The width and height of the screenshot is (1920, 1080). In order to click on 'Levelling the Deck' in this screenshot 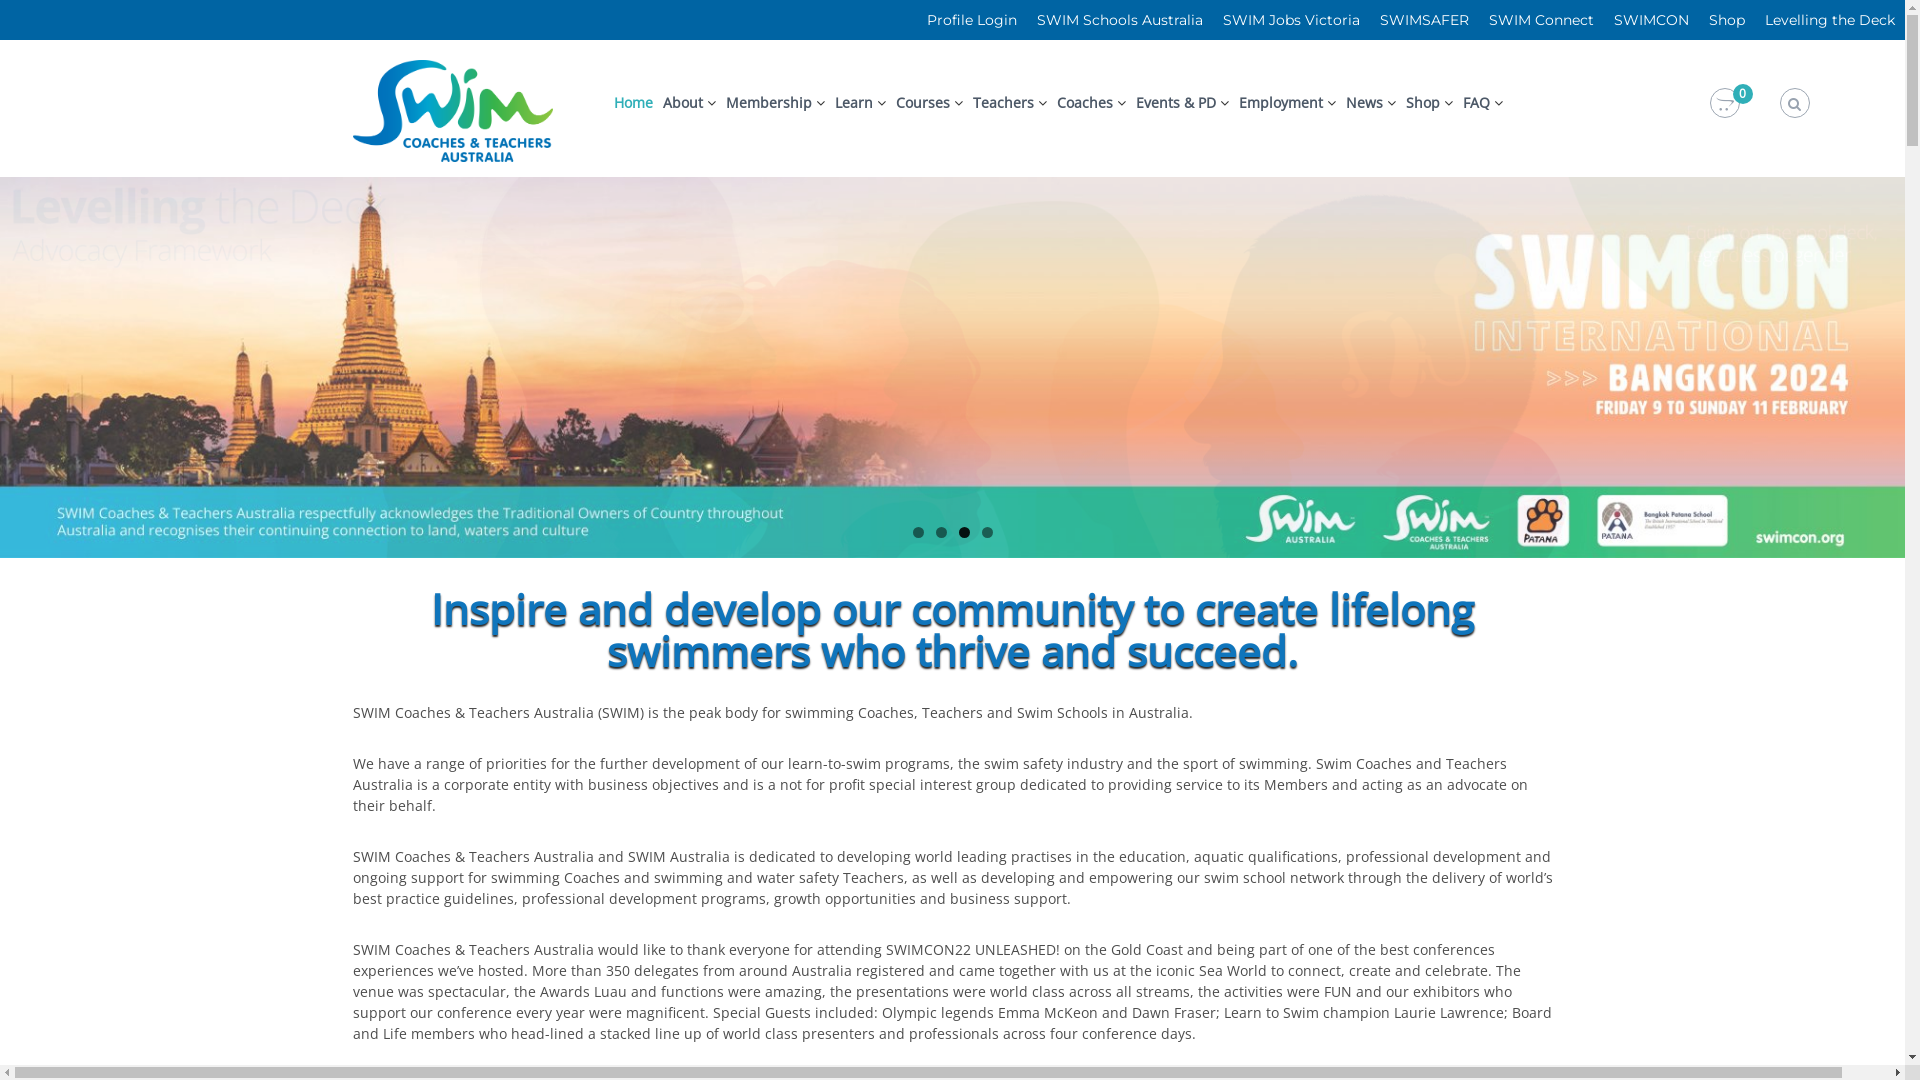, I will do `click(1829, 19)`.